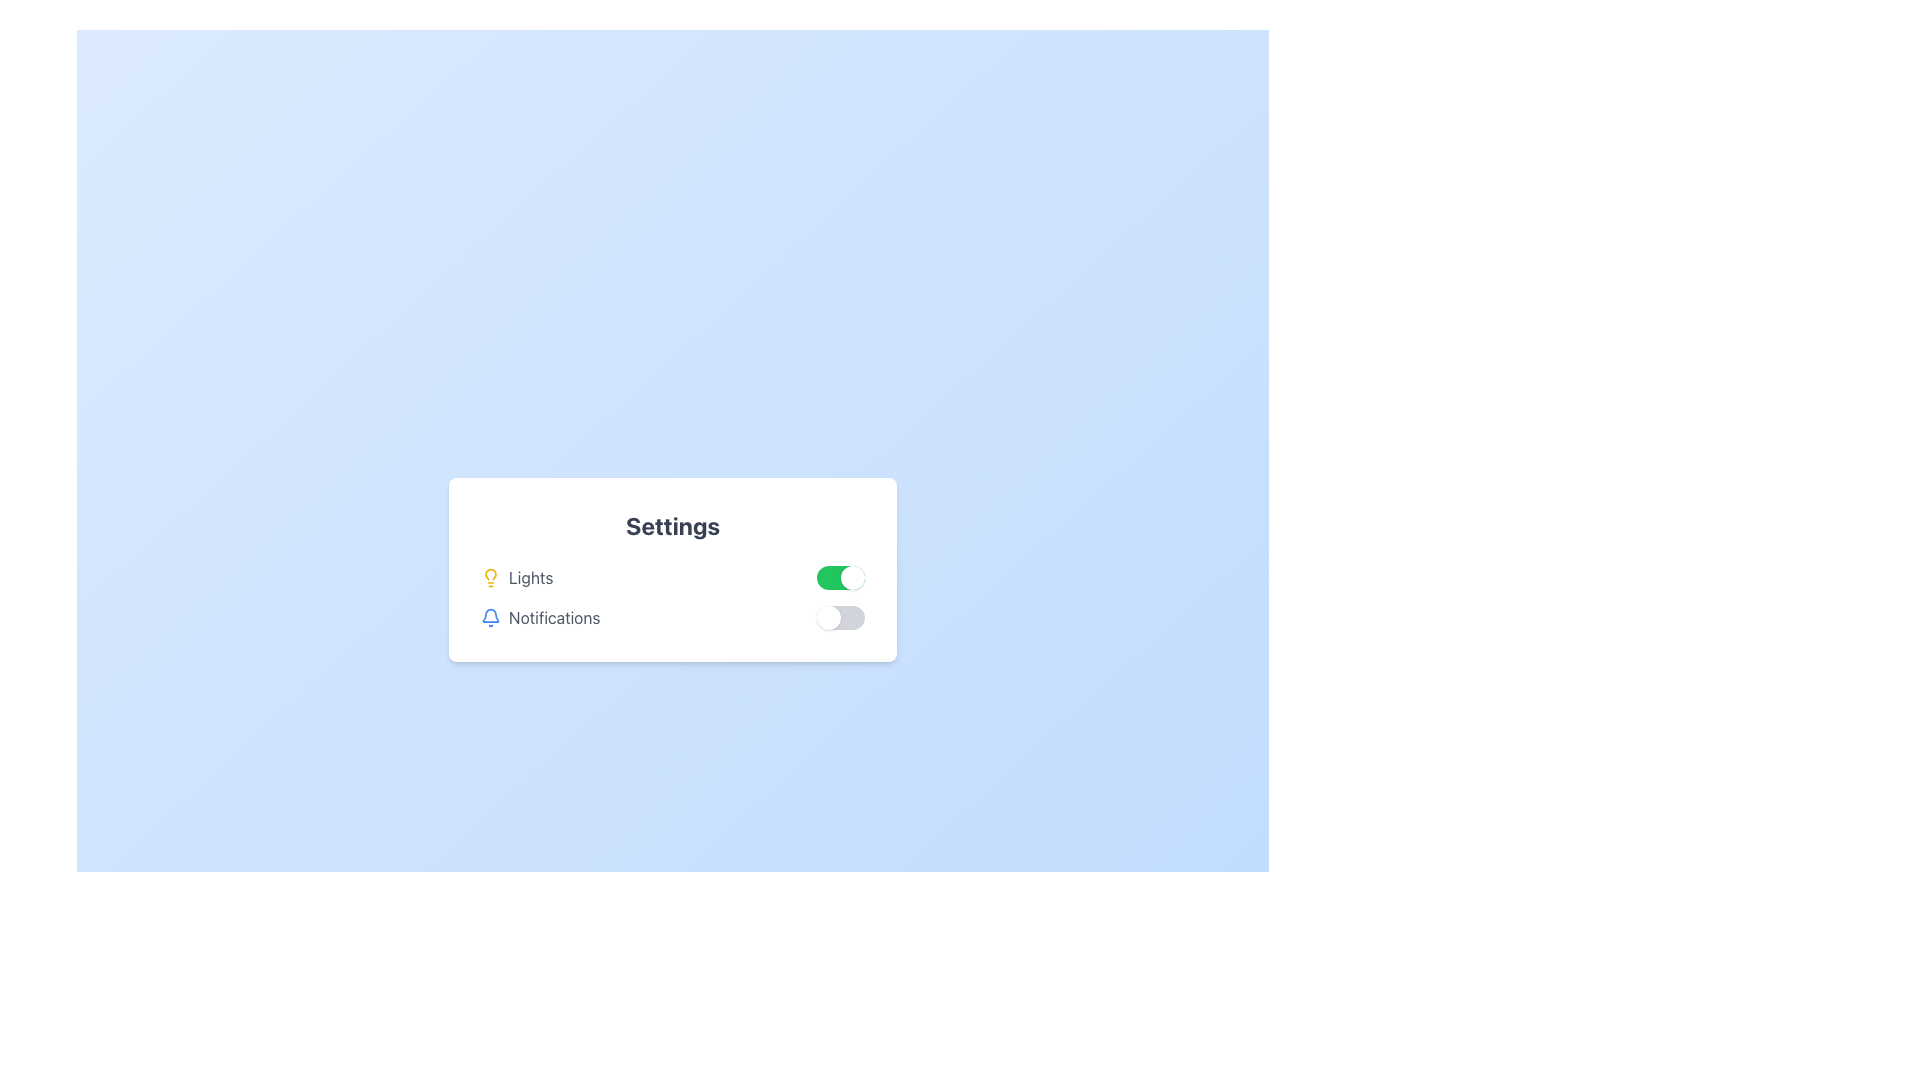  Describe the element at coordinates (829, 616) in the screenshot. I see `the circular toggle indicator for 'Notifications'` at that location.